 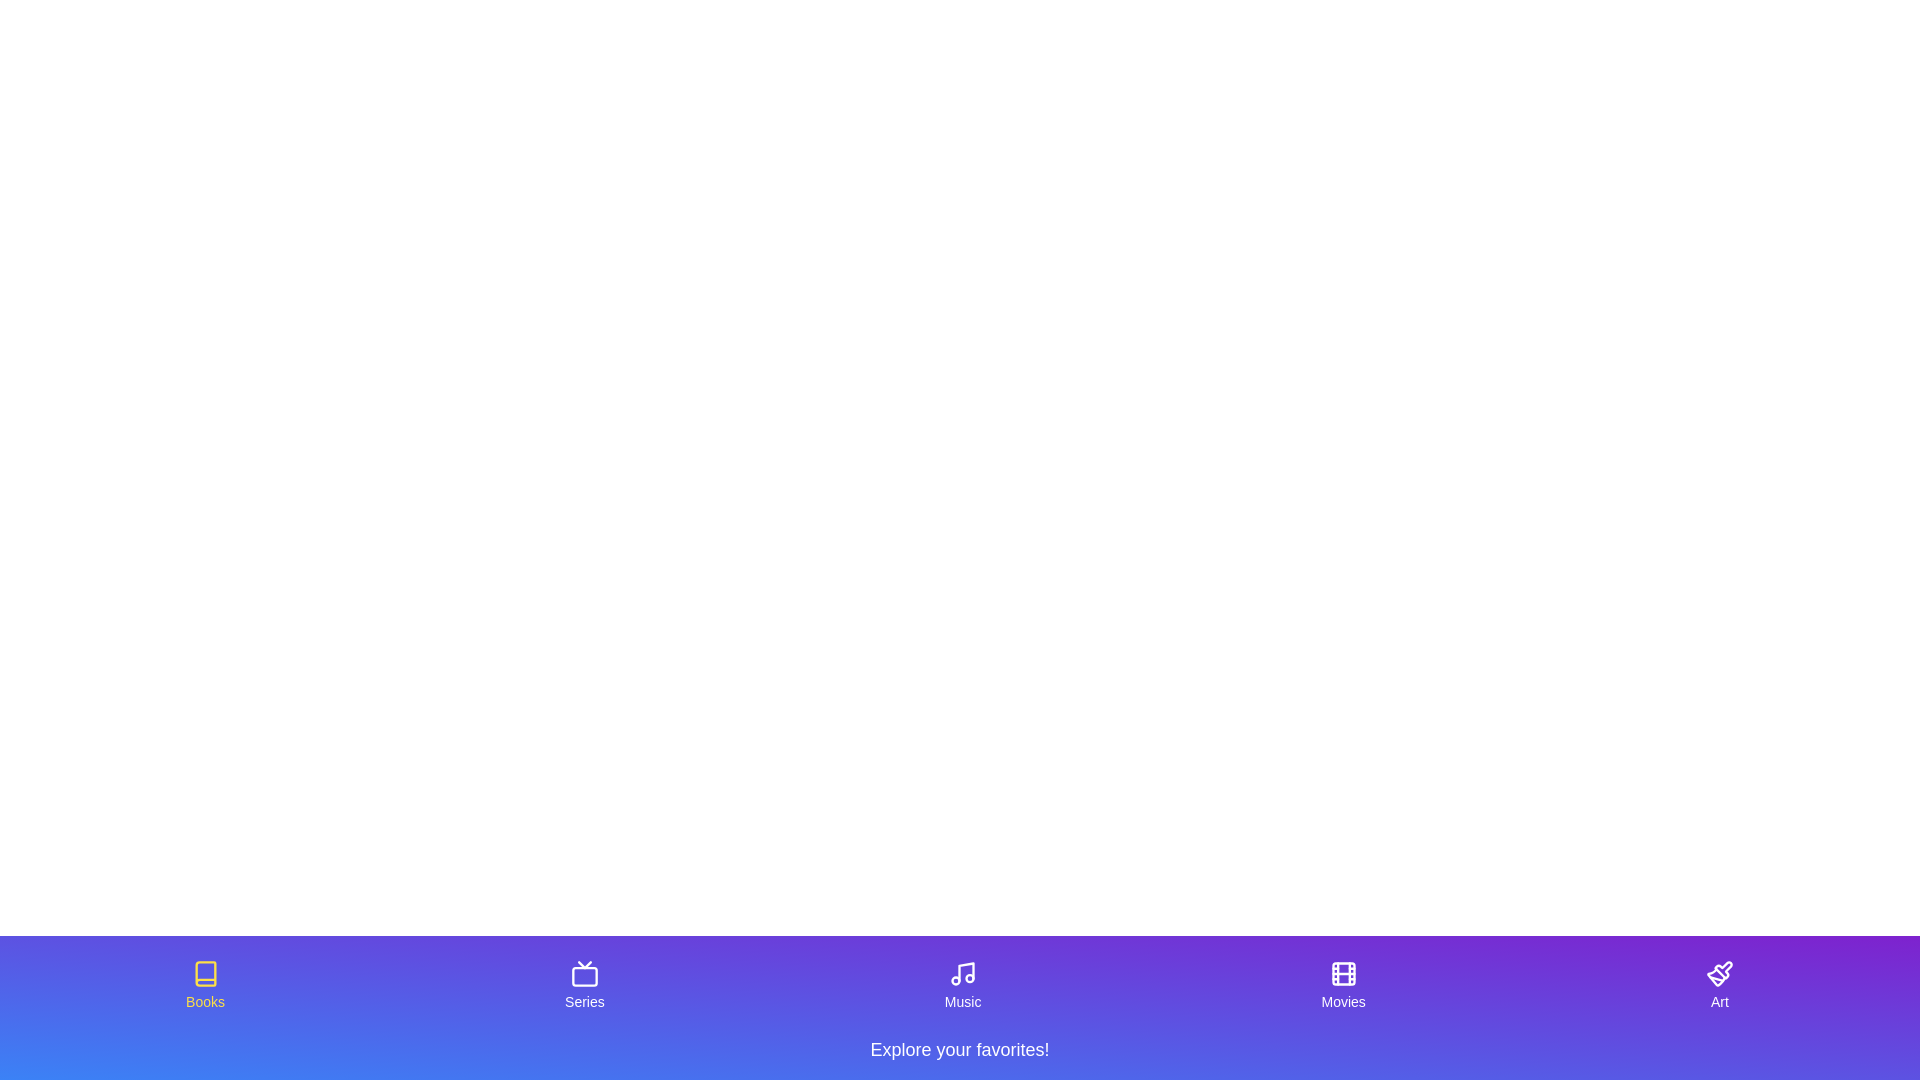 What do you see at coordinates (205, 985) in the screenshot?
I see `the tab labeled Books by clicking on its corresponding icon or label` at bounding box center [205, 985].